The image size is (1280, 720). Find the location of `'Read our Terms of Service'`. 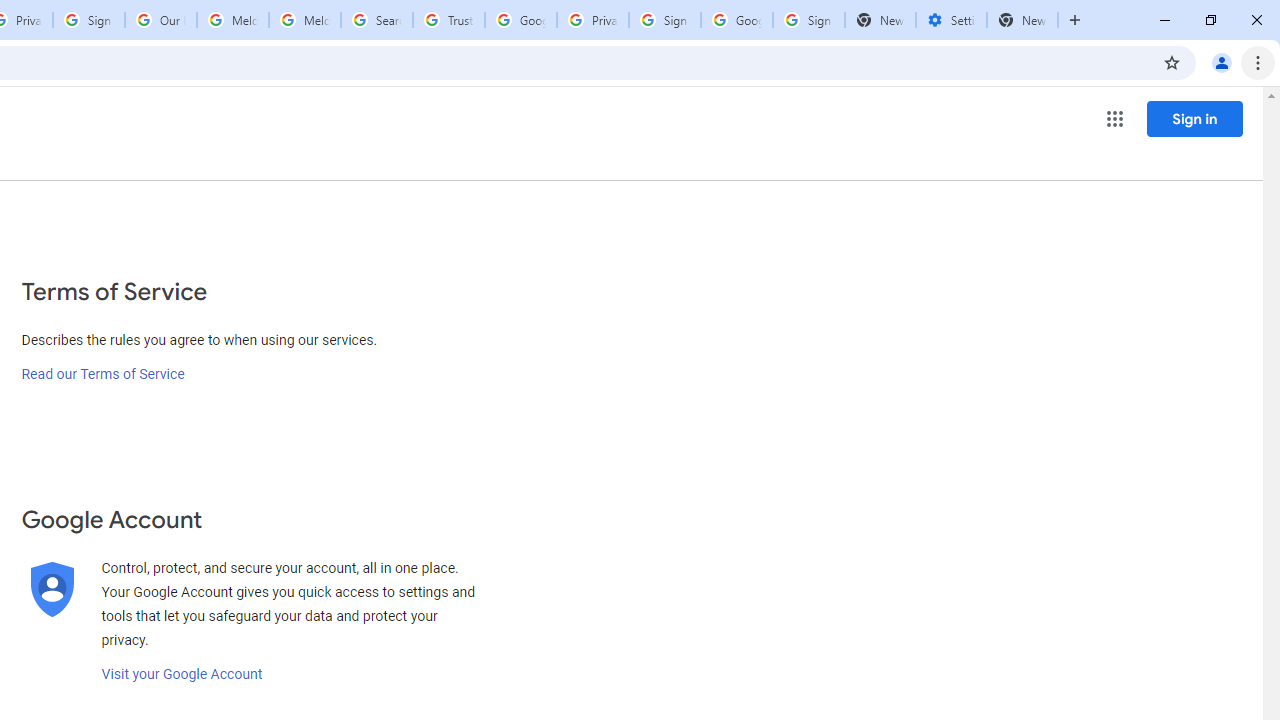

'Read our Terms of Service' is located at coordinates (102, 374).